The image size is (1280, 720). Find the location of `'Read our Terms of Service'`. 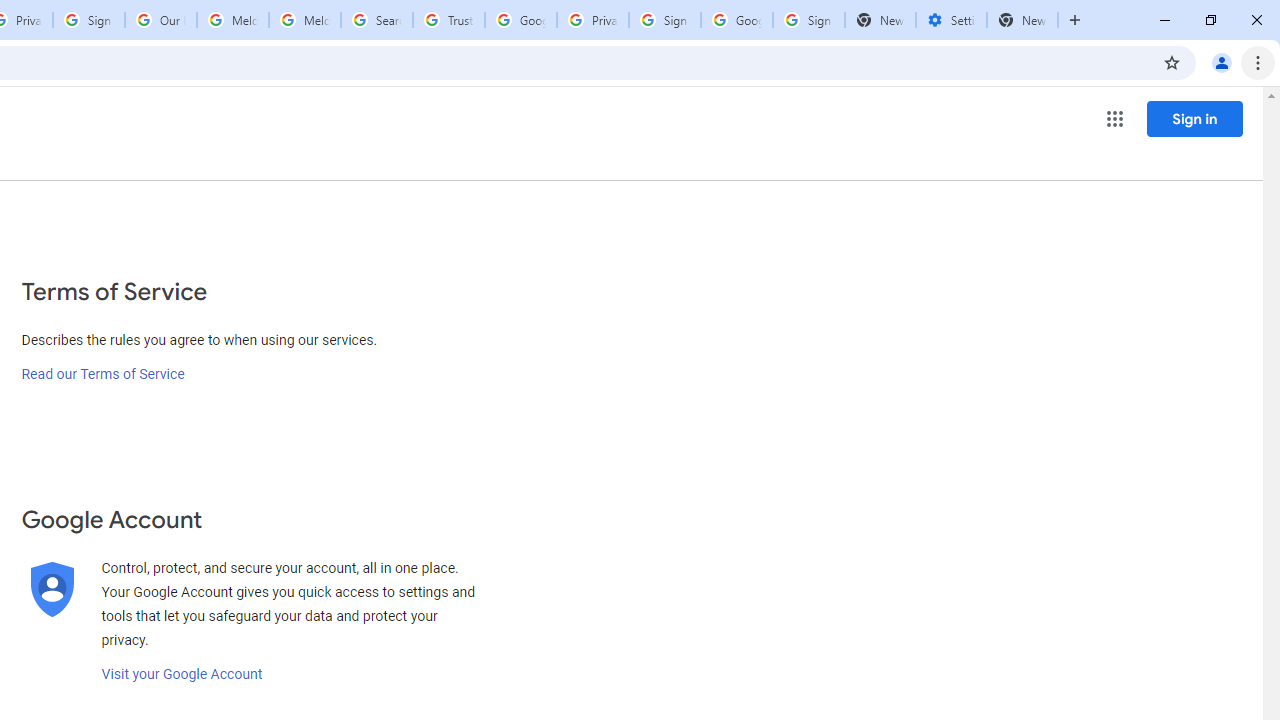

'Read our Terms of Service' is located at coordinates (102, 374).